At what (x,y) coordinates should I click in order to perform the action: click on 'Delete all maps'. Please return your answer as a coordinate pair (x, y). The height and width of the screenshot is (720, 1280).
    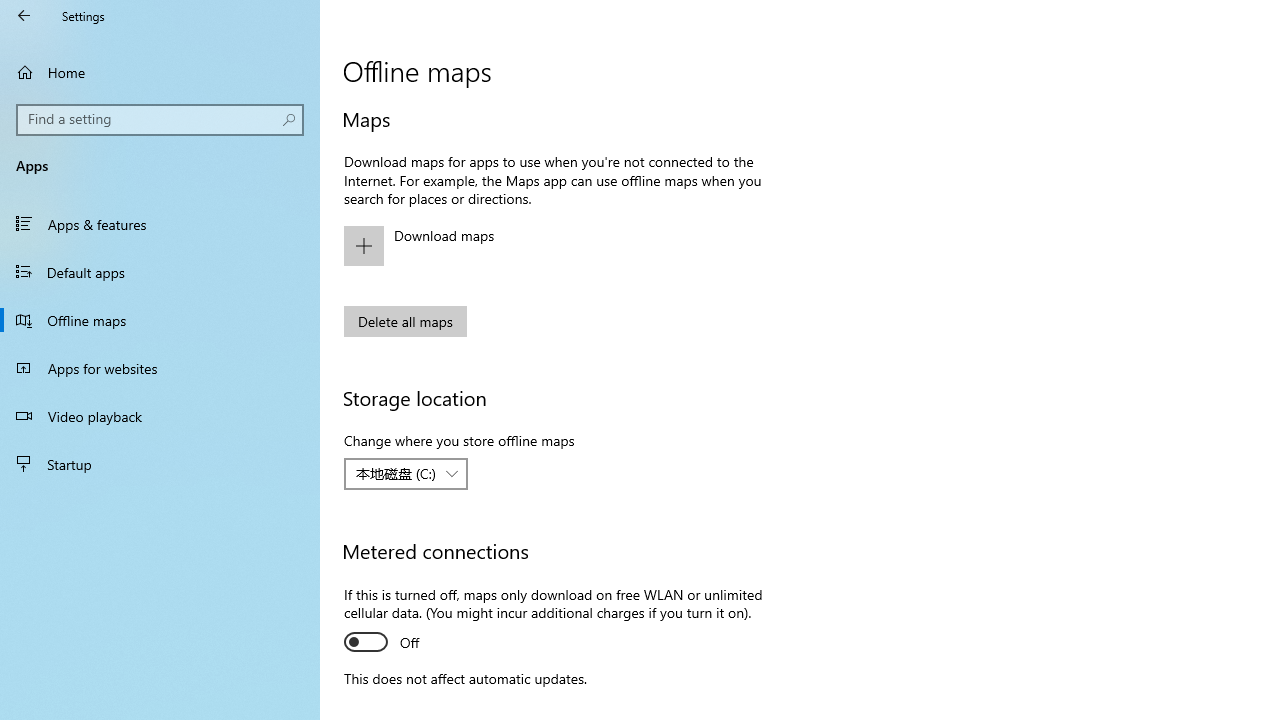
    Looking at the image, I should click on (404, 320).